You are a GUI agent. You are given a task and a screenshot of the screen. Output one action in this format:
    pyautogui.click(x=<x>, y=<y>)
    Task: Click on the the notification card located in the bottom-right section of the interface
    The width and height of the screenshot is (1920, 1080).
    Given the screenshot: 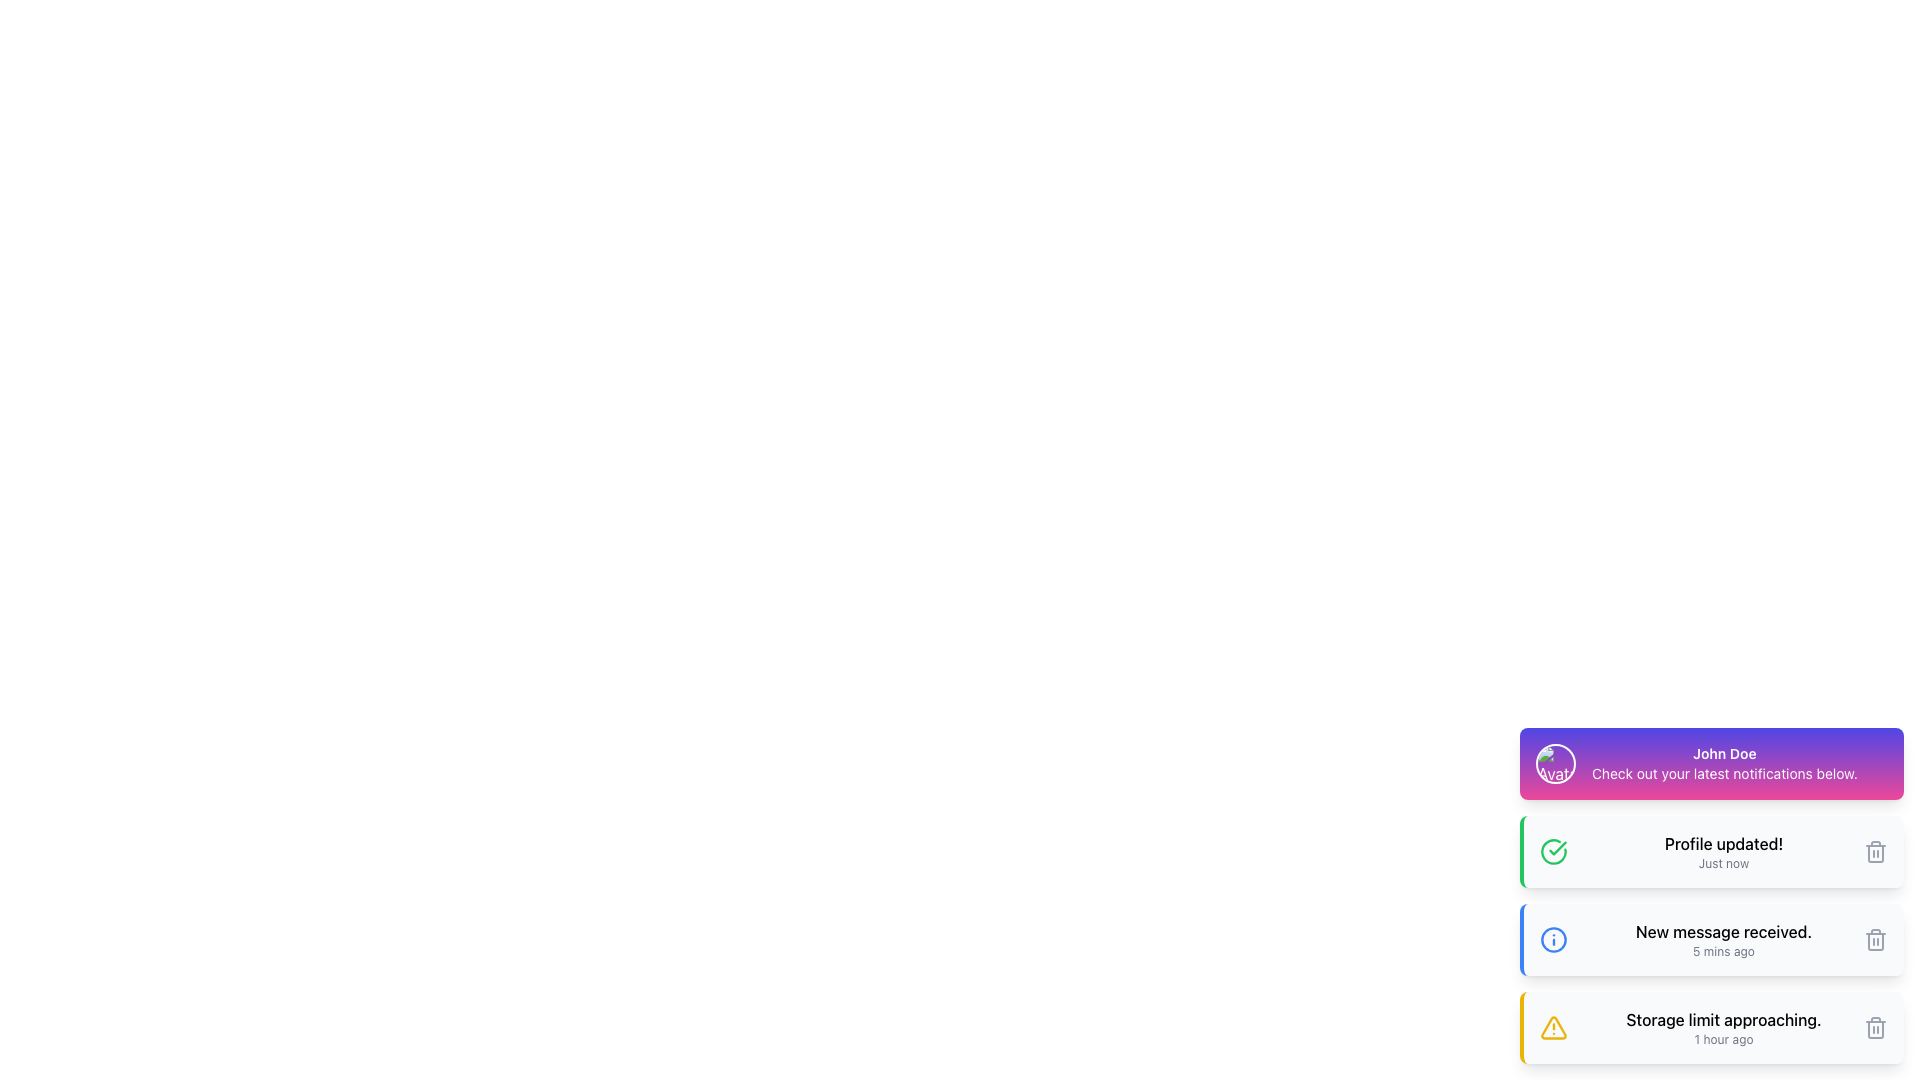 What is the action you would take?
    pyautogui.click(x=1711, y=894)
    